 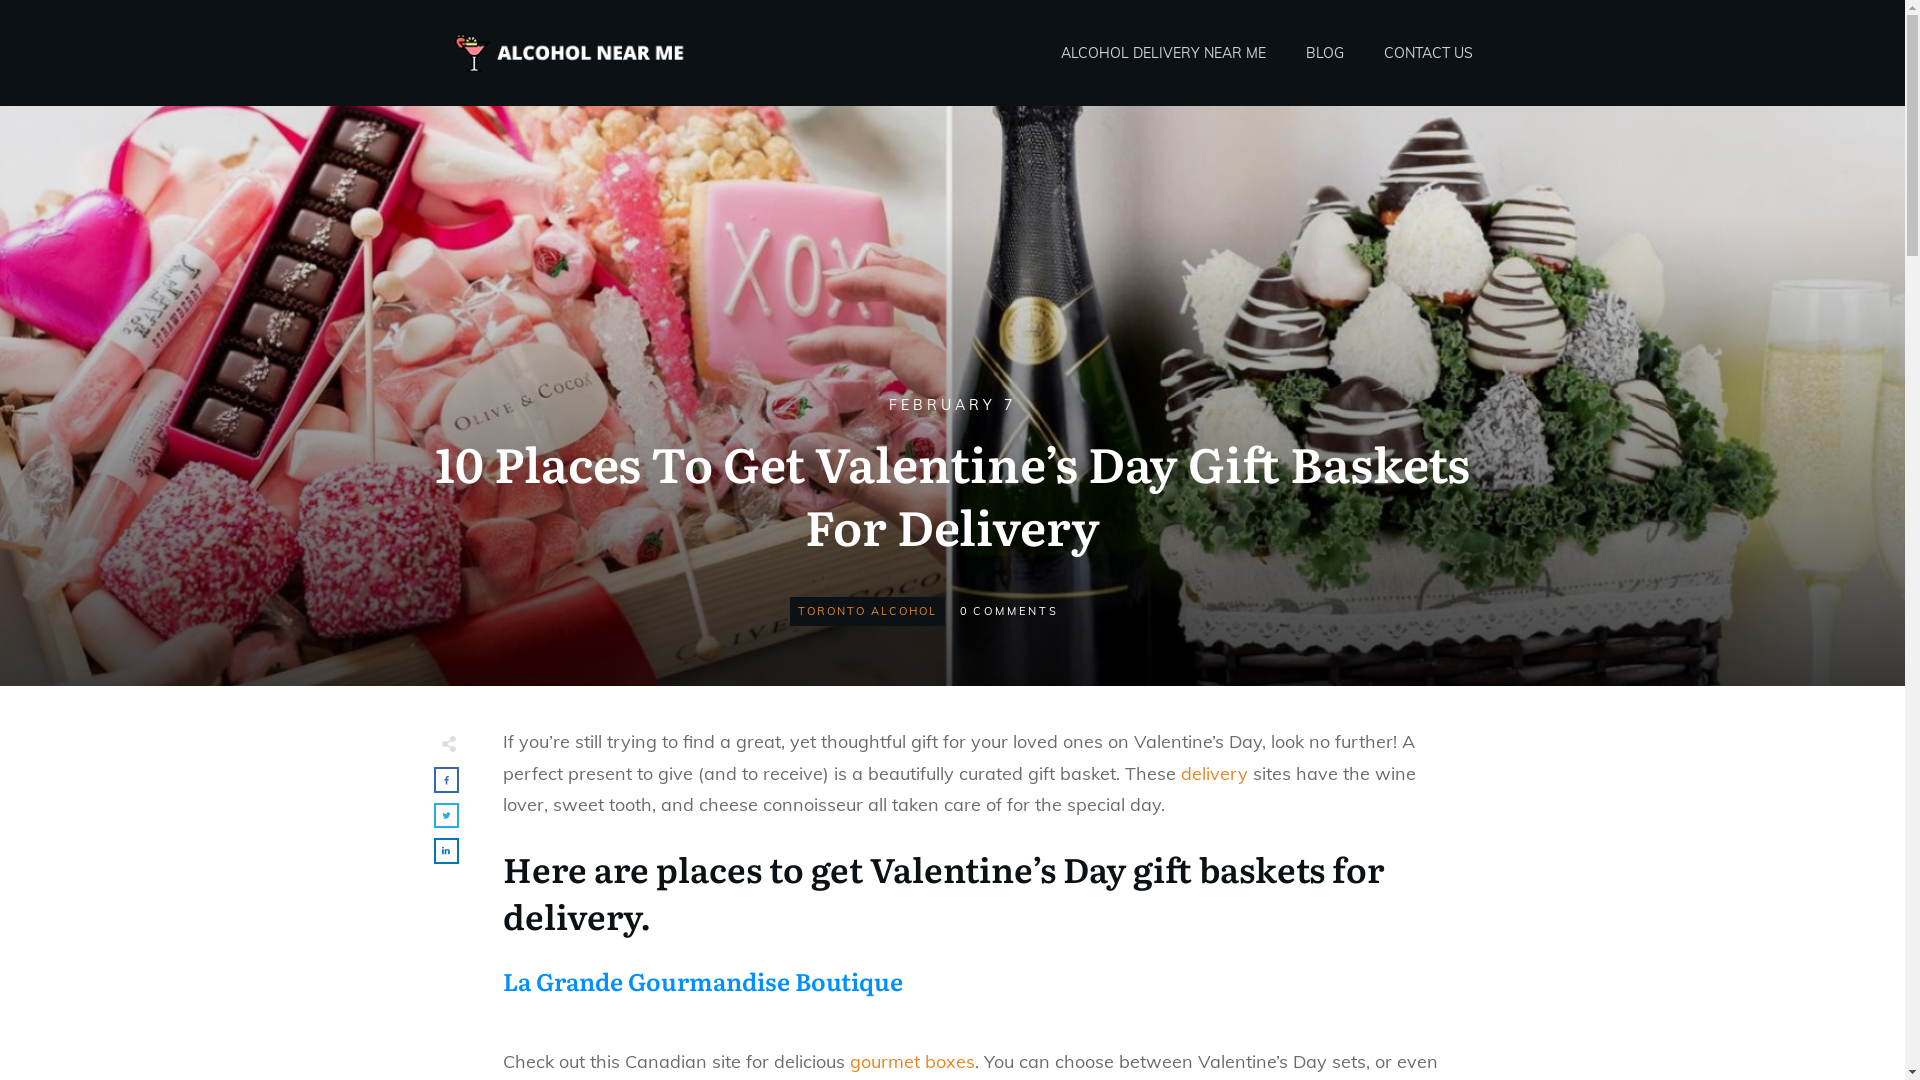 What do you see at coordinates (1212, 772) in the screenshot?
I see `'delivery'` at bounding box center [1212, 772].